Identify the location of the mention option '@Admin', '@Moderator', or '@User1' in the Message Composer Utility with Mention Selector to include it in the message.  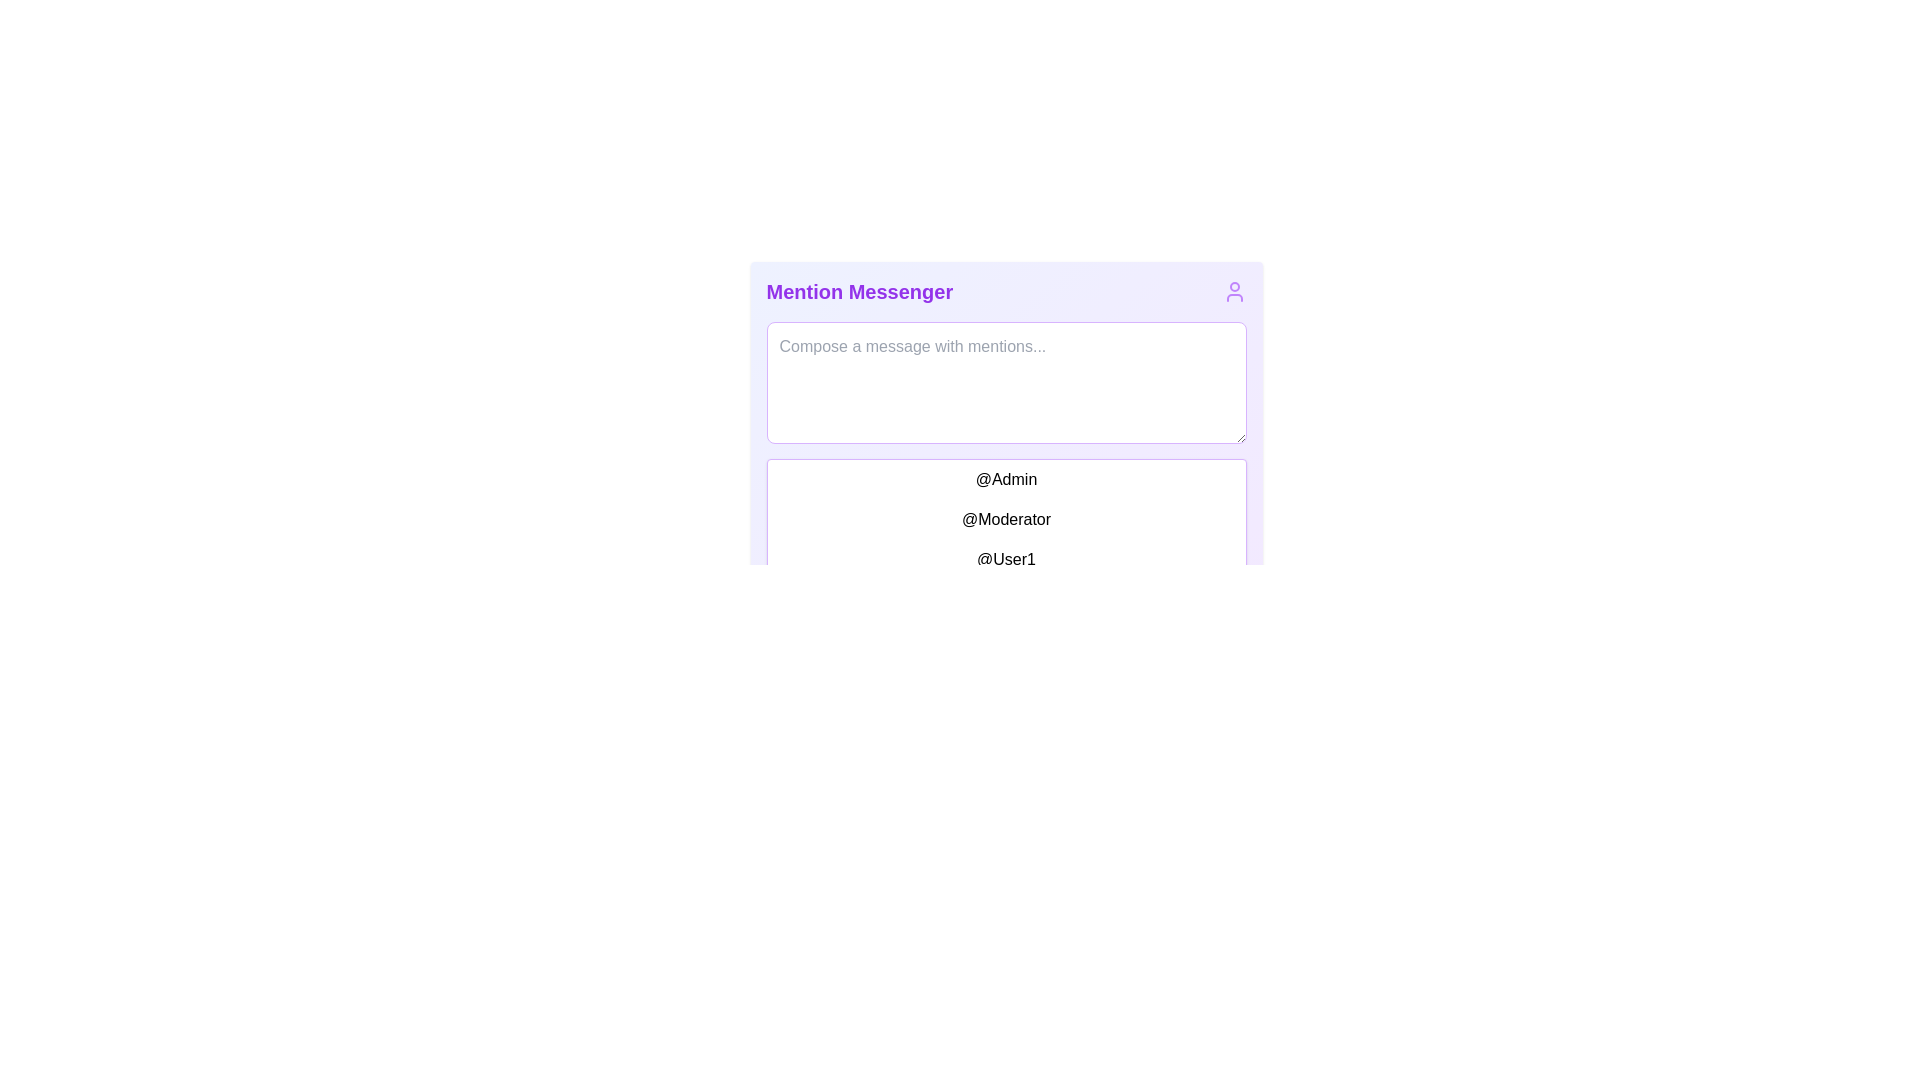
(1006, 475).